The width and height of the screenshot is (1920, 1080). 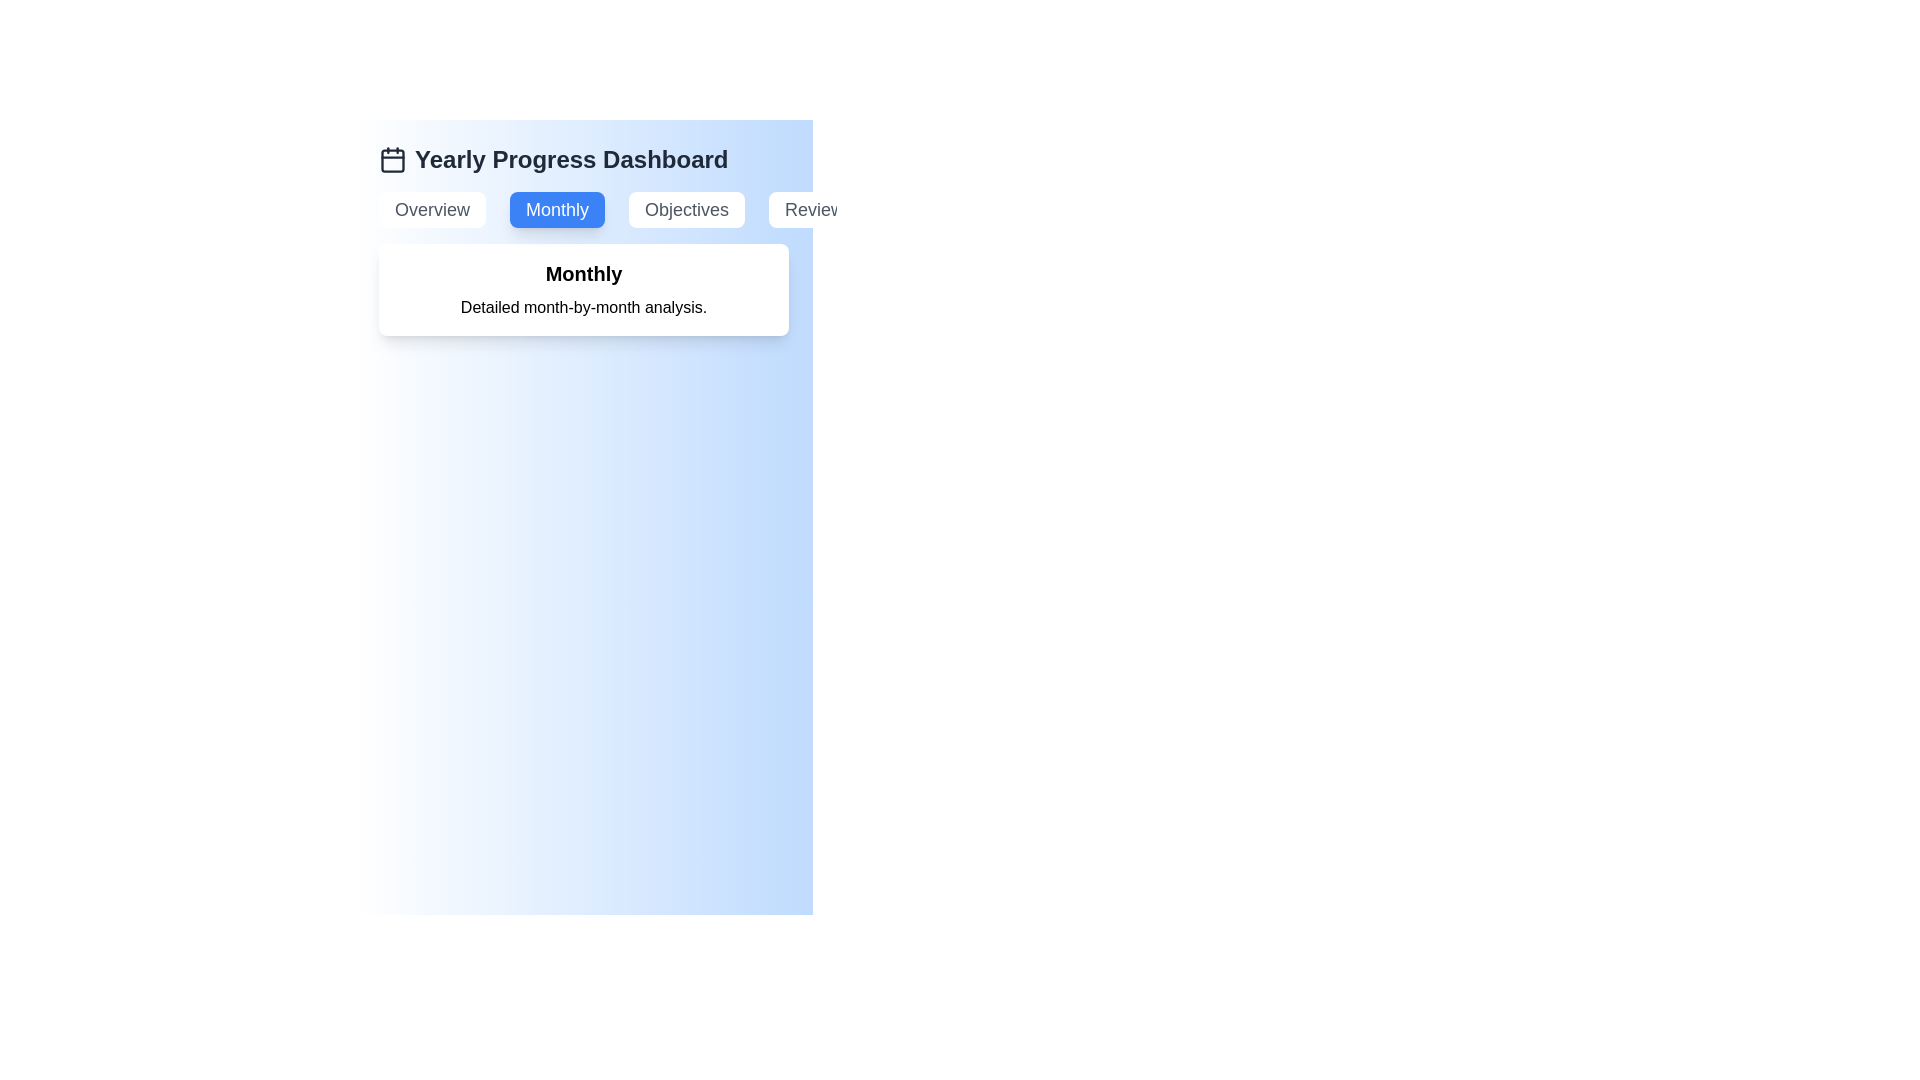 What do you see at coordinates (431, 209) in the screenshot?
I see `the Overview tab by clicking on its corresponding button` at bounding box center [431, 209].